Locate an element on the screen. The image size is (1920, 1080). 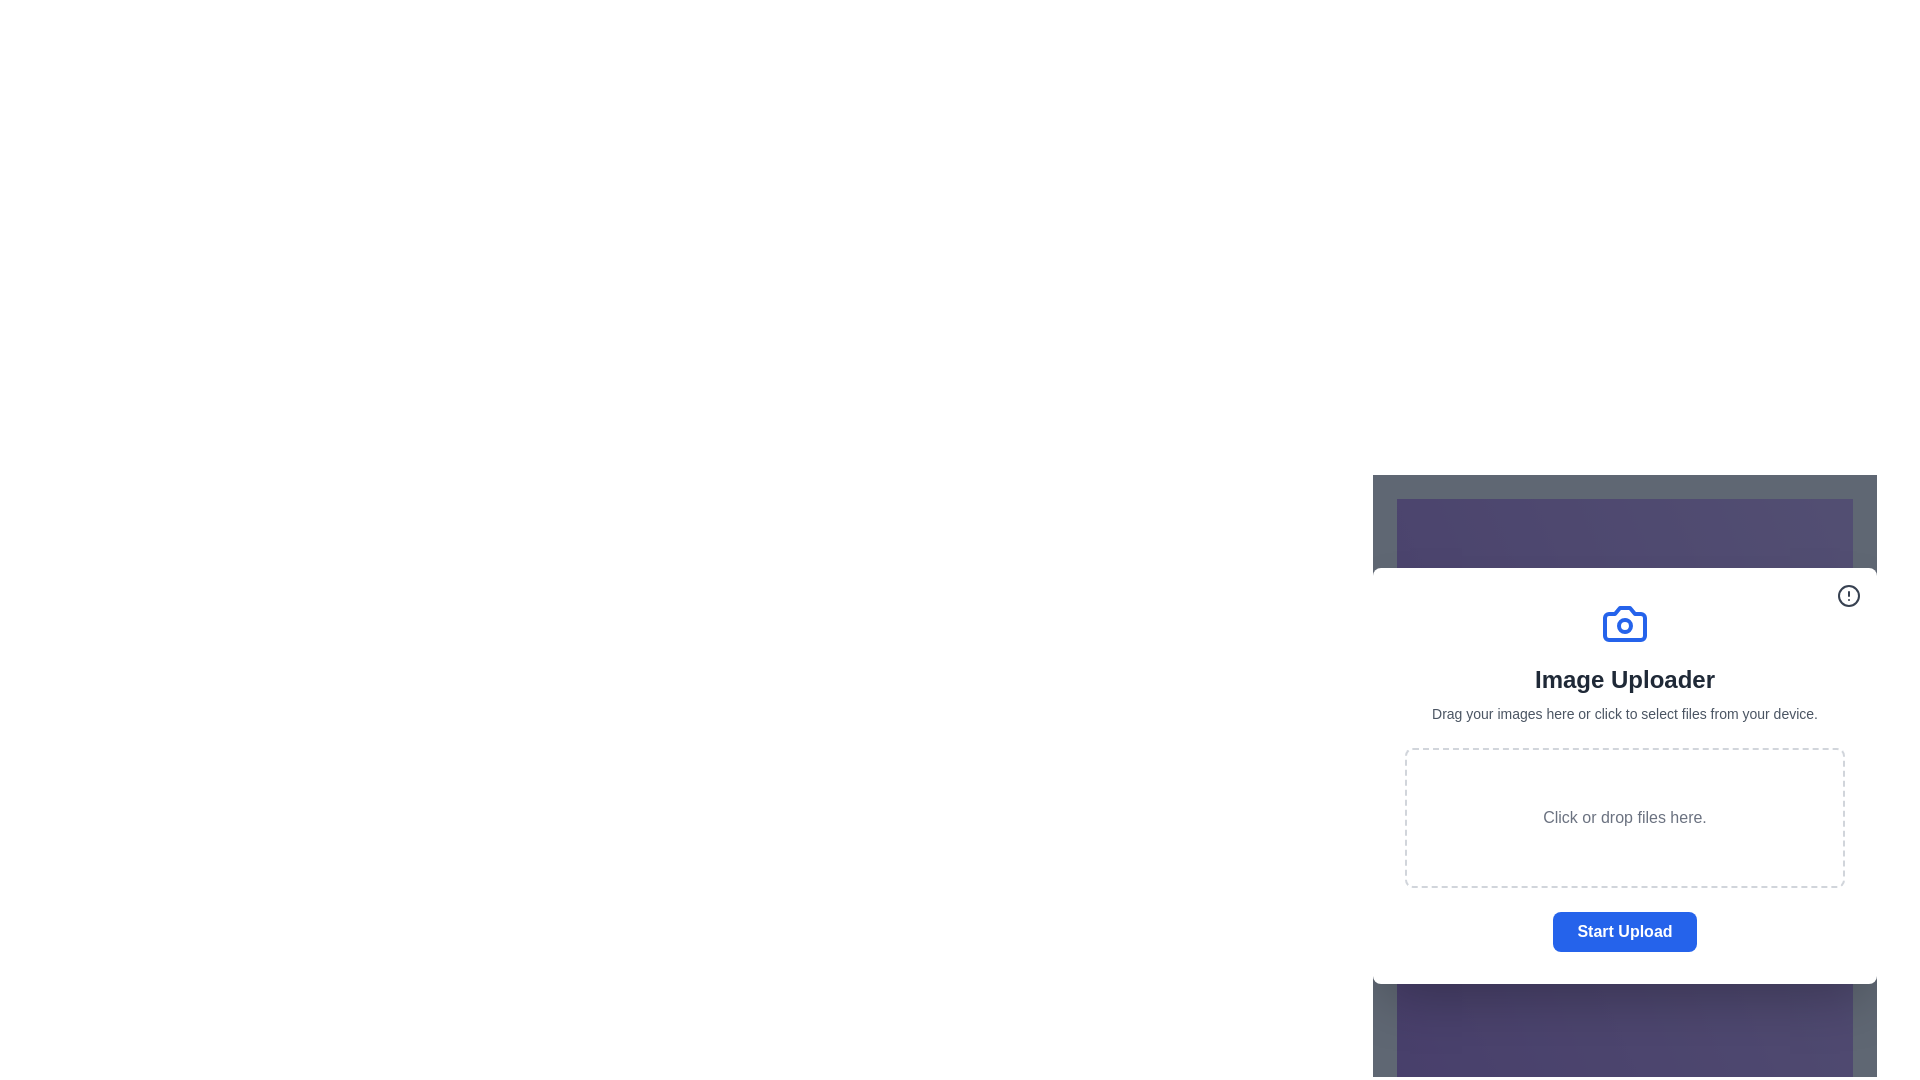
the file upload drop zone located below the title 'Image Uploader' and above the 'Start Upload' button is located at coordinates (1625, 817).